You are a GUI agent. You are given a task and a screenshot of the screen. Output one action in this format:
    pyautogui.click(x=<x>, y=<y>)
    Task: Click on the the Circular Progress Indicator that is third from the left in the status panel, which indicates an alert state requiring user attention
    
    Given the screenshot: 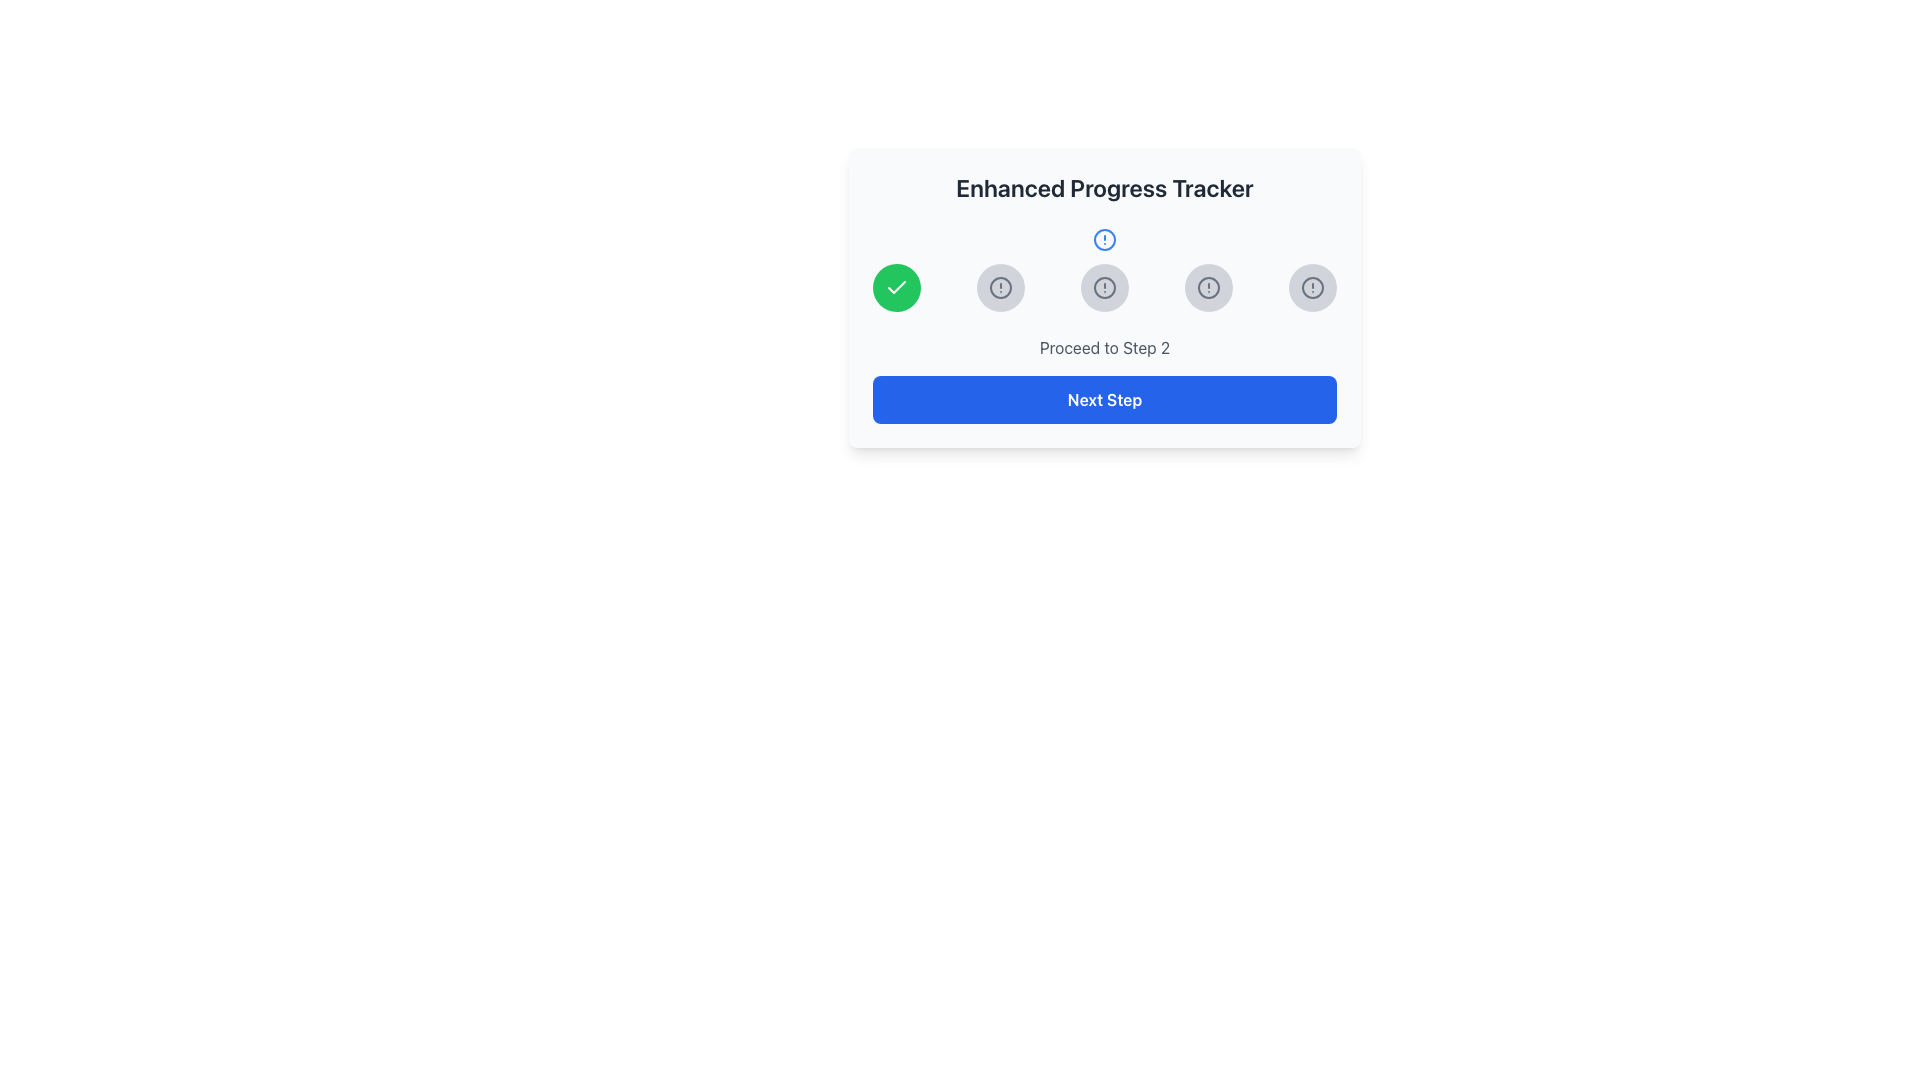 What is the action you would take?
    pyautogui.click(x=1208, y=288)
    